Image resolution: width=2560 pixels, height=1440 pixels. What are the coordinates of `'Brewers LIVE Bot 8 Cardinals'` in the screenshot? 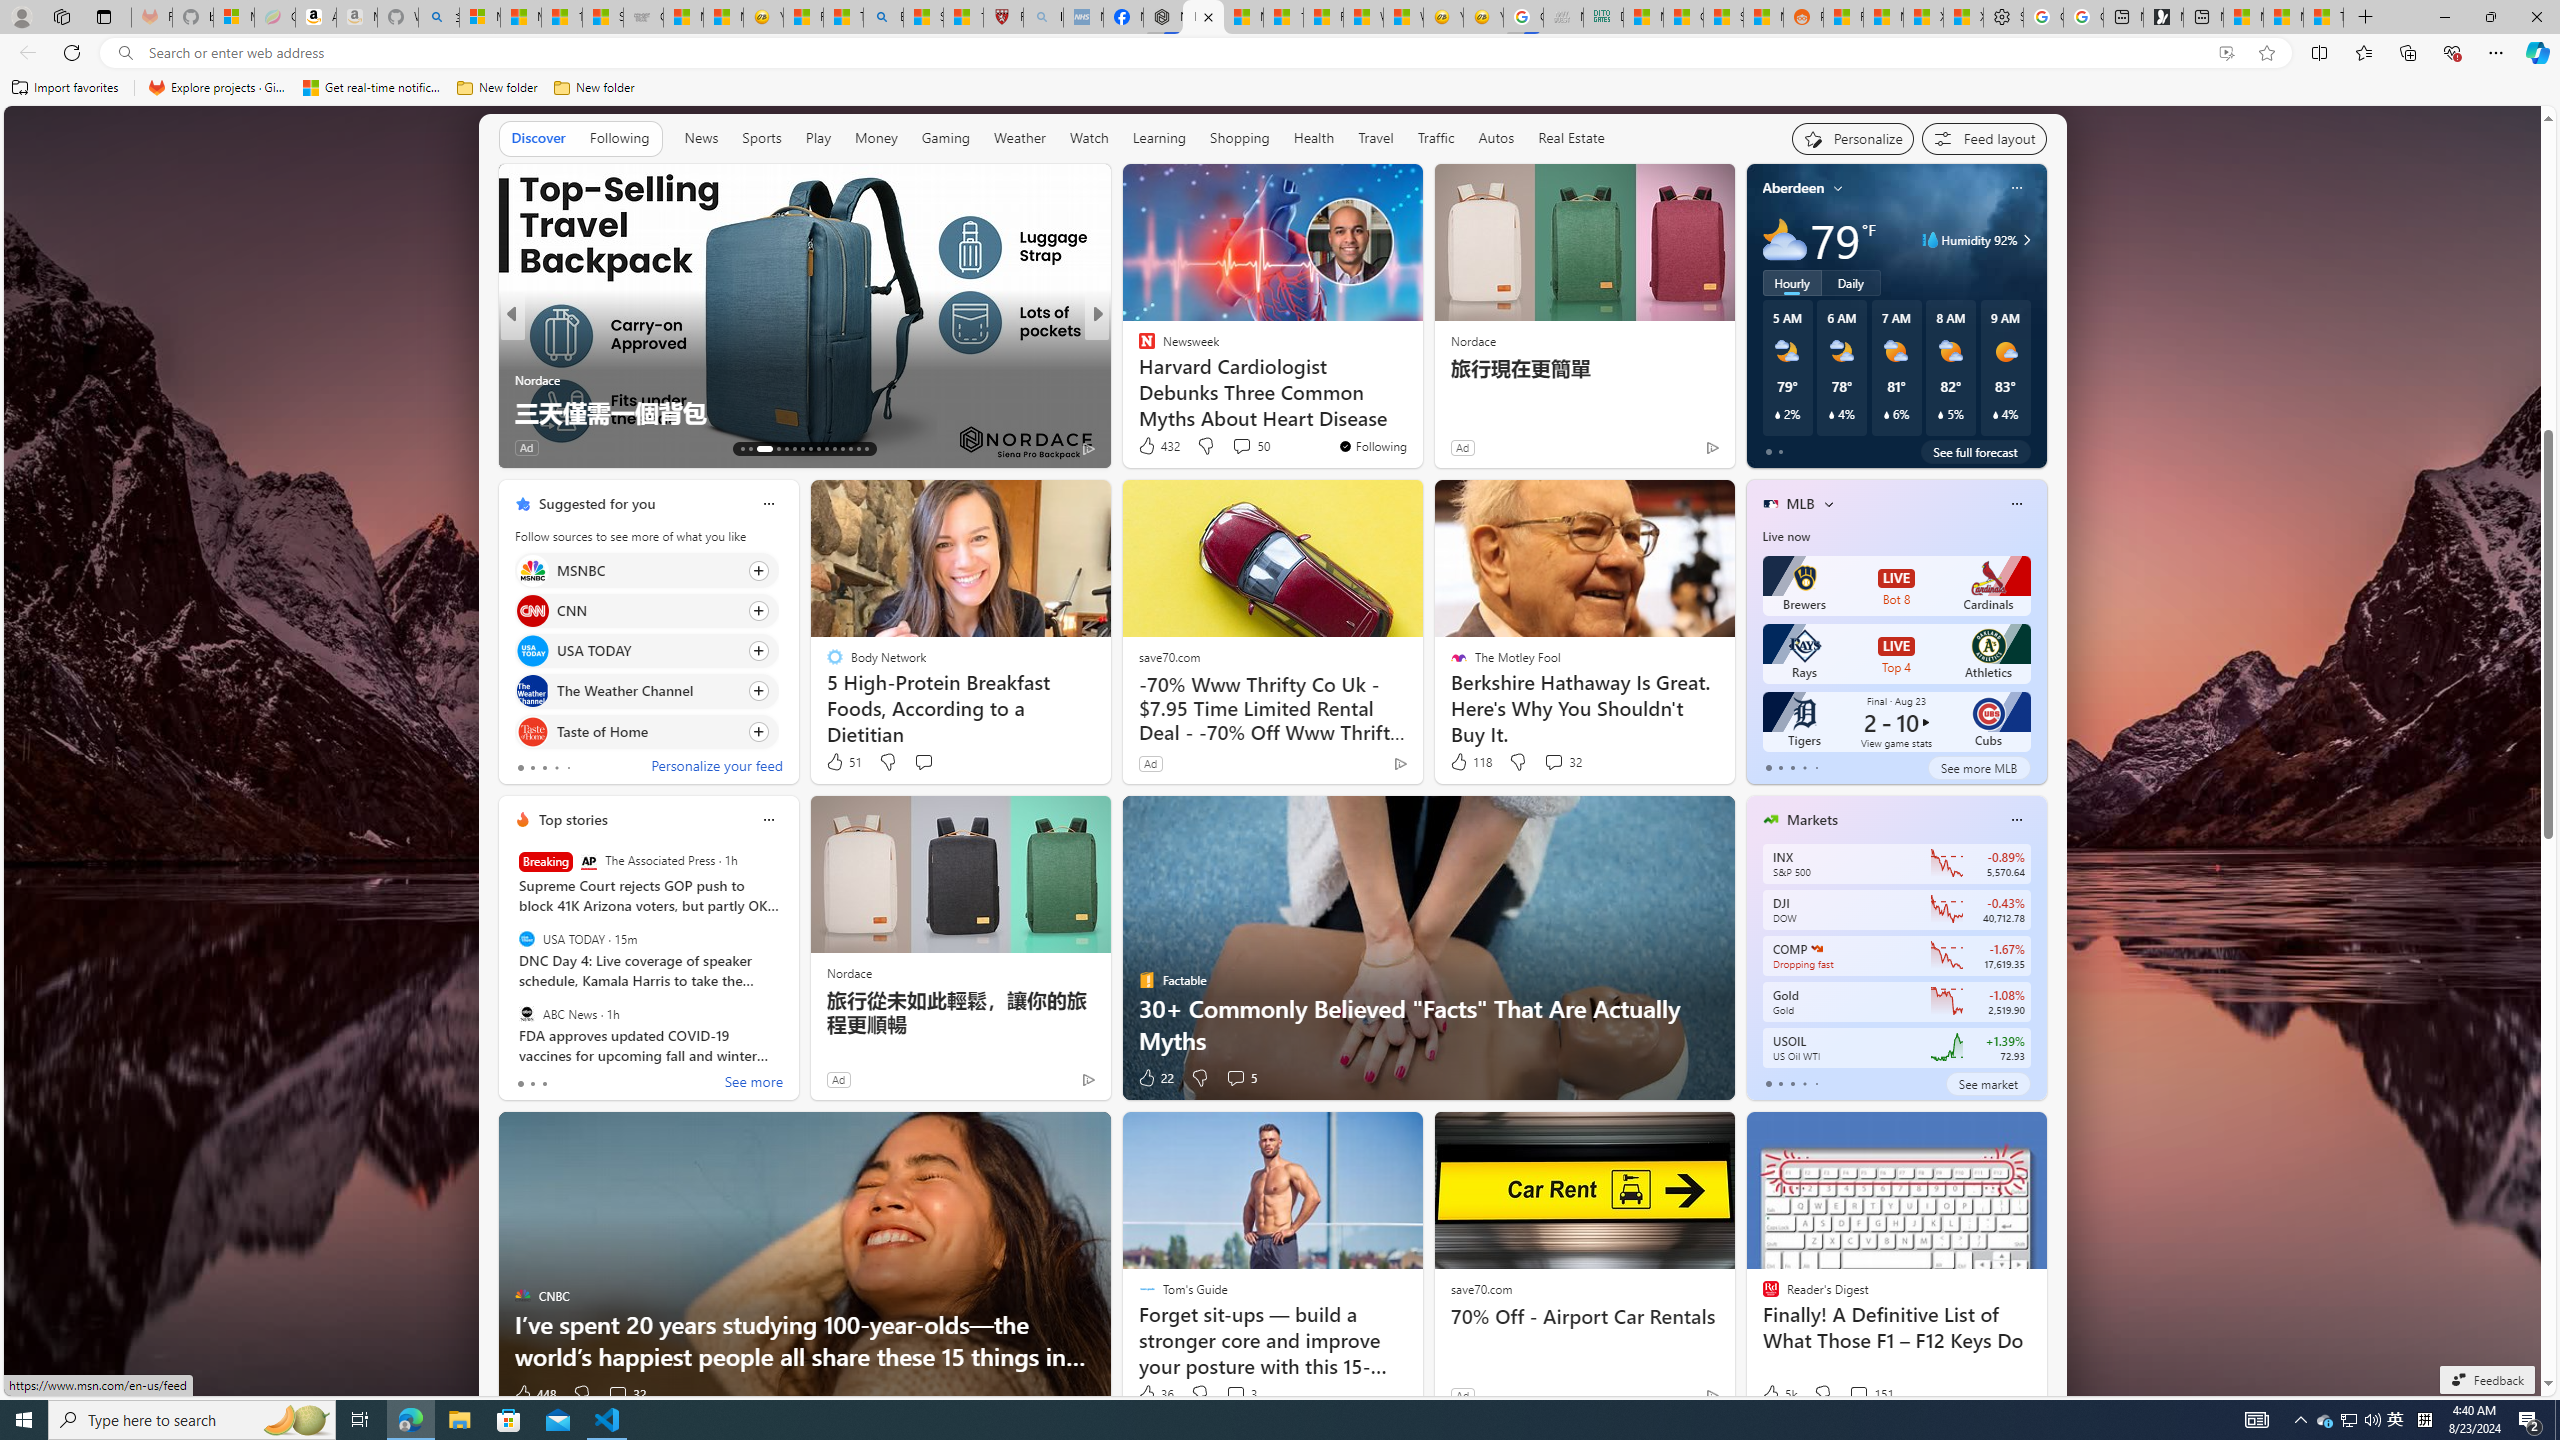 It's located at (1895, 585).